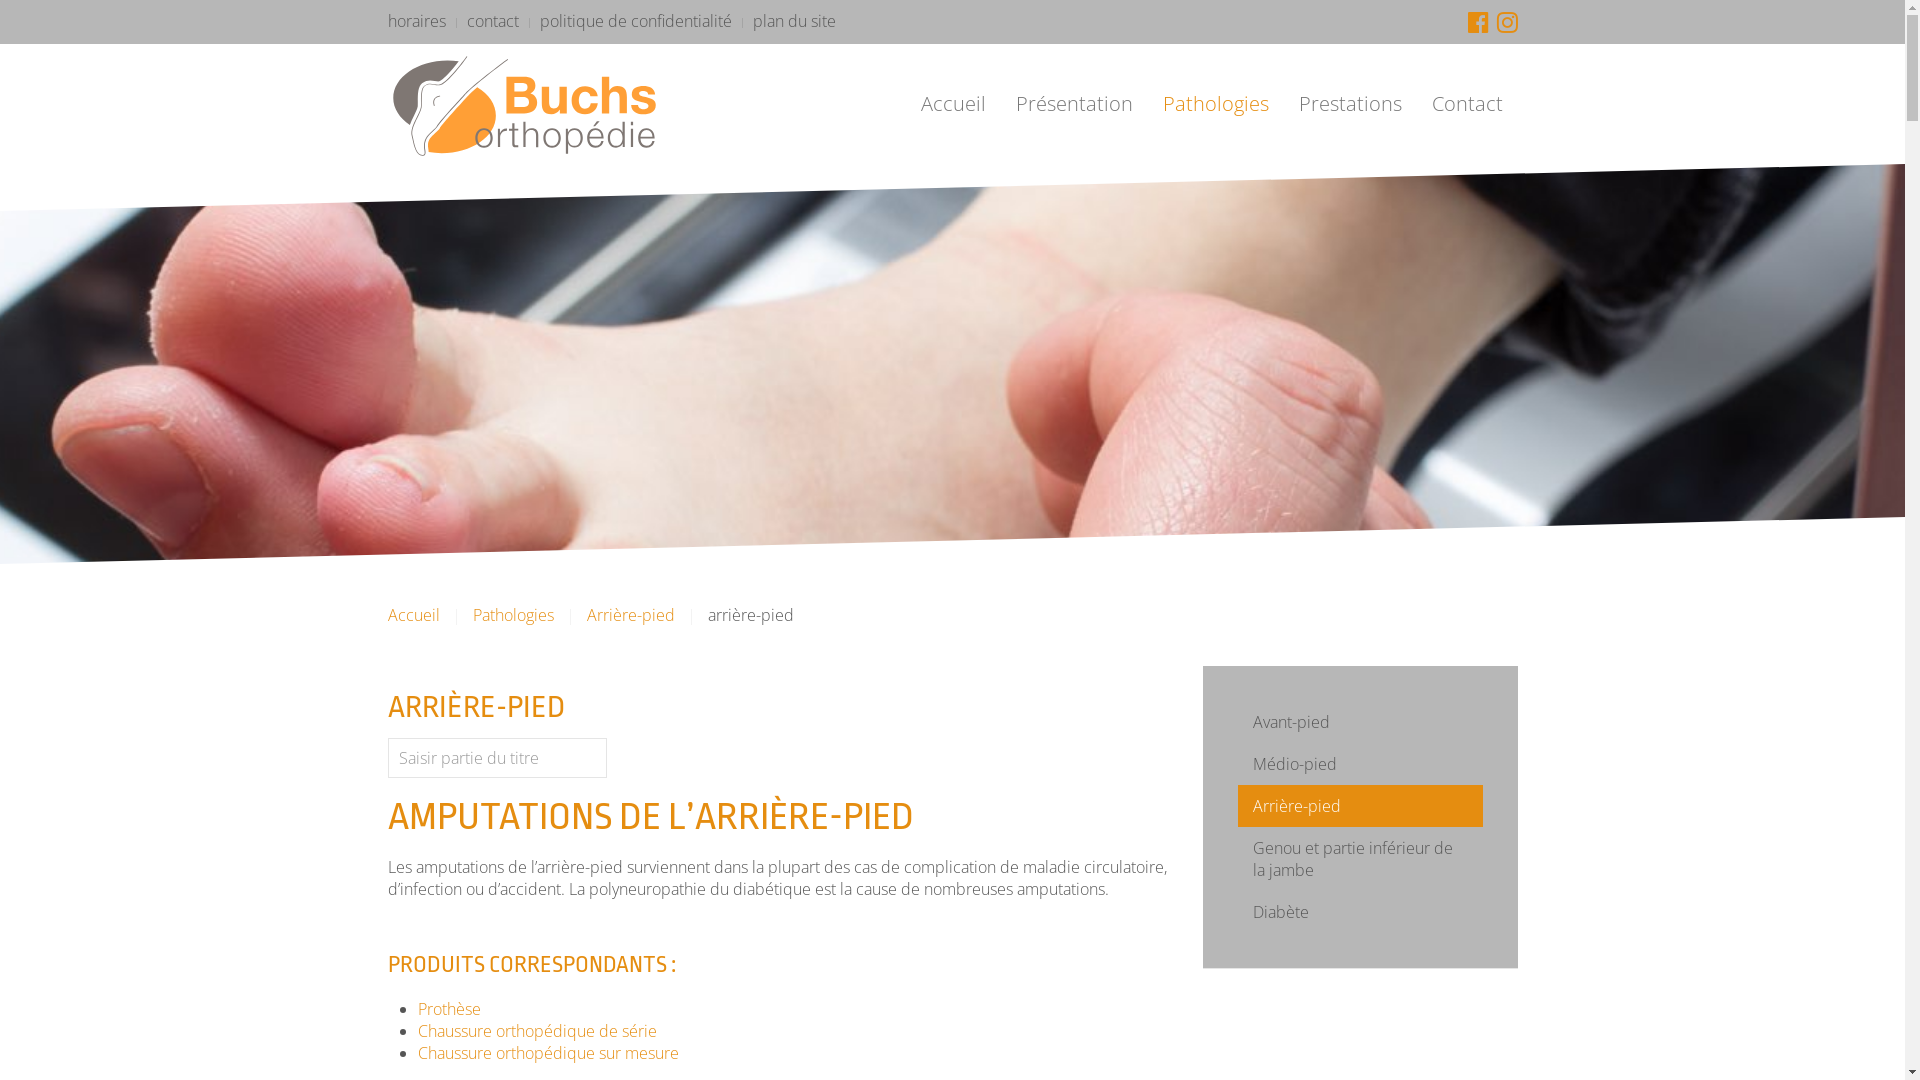 The image size is (1920, 1080). Describe the element at coordinates (512, 613) in the screenshot. I see `'Pathologies'` at that location.